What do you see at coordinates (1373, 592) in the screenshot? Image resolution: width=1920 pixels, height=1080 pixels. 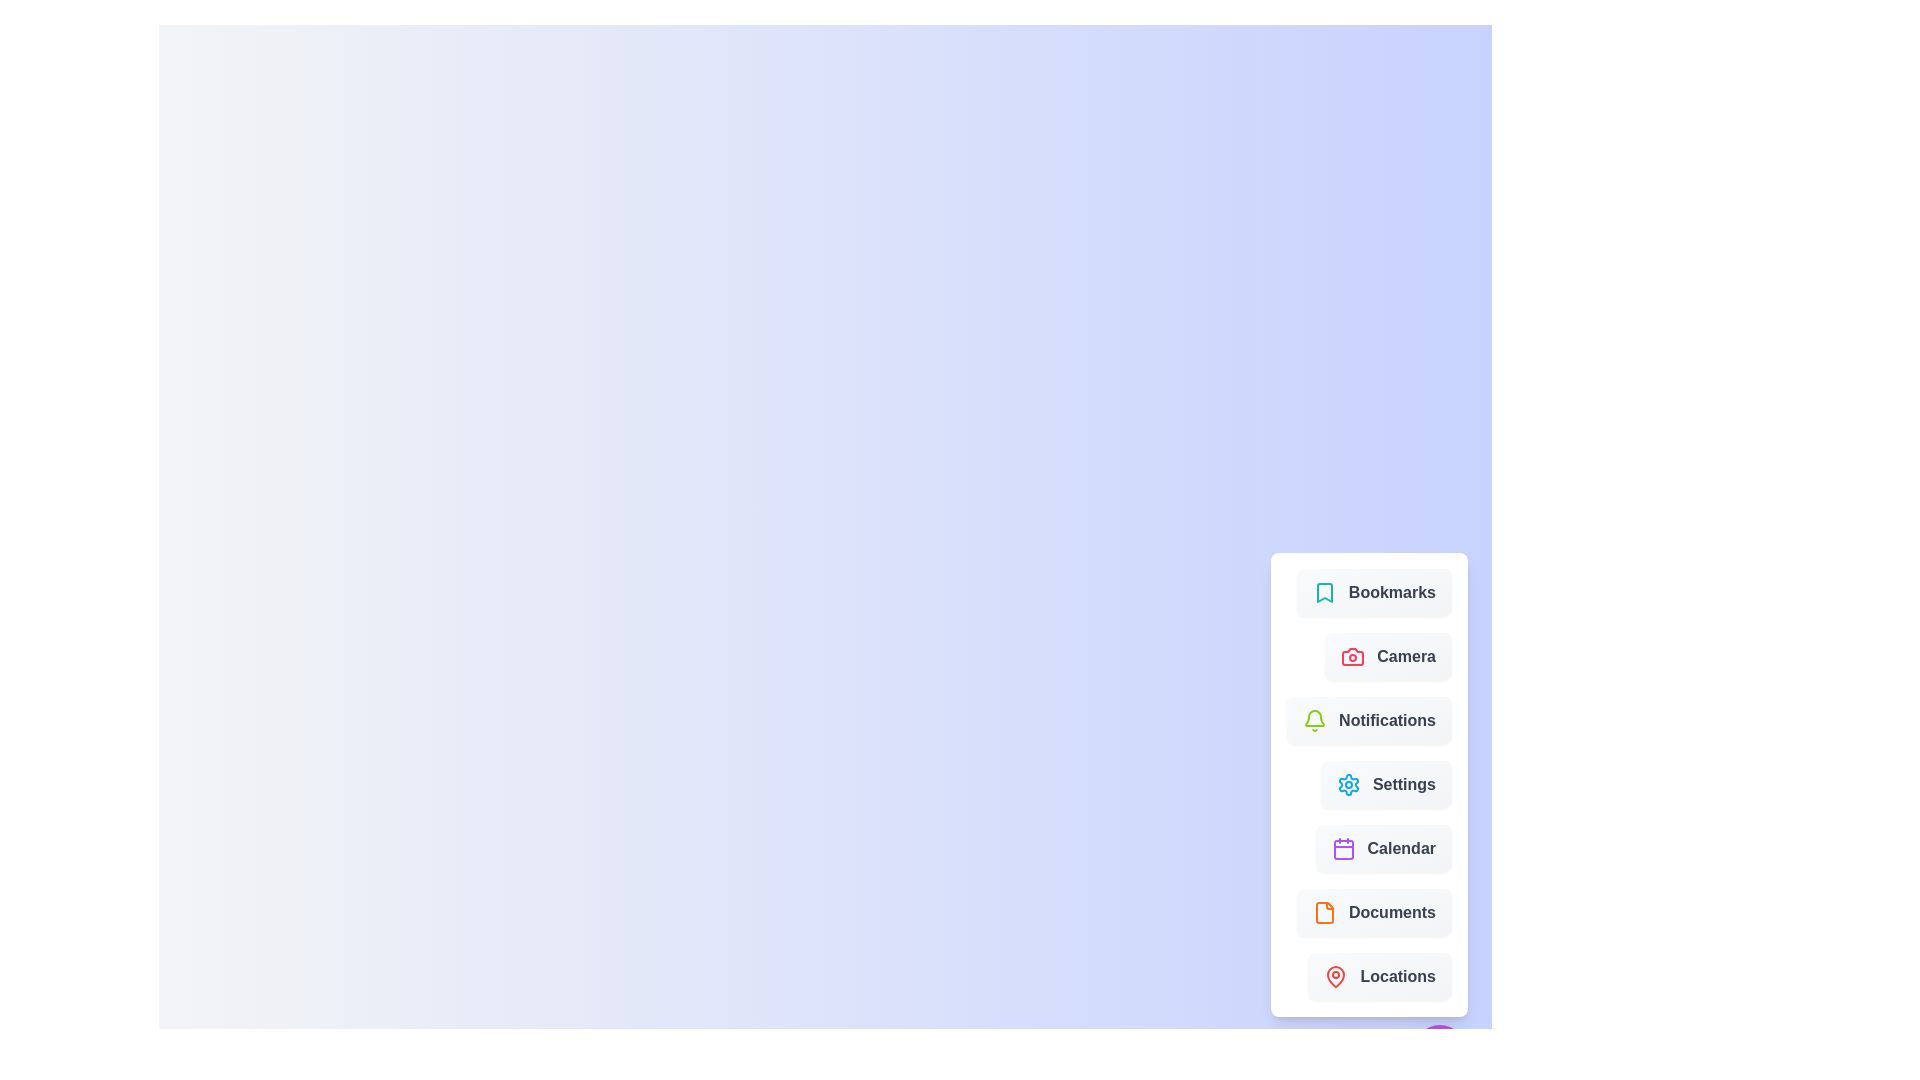 I see `the menu item corresponding to Bookmarks to activate its action` at bounding box center [1373, 592].